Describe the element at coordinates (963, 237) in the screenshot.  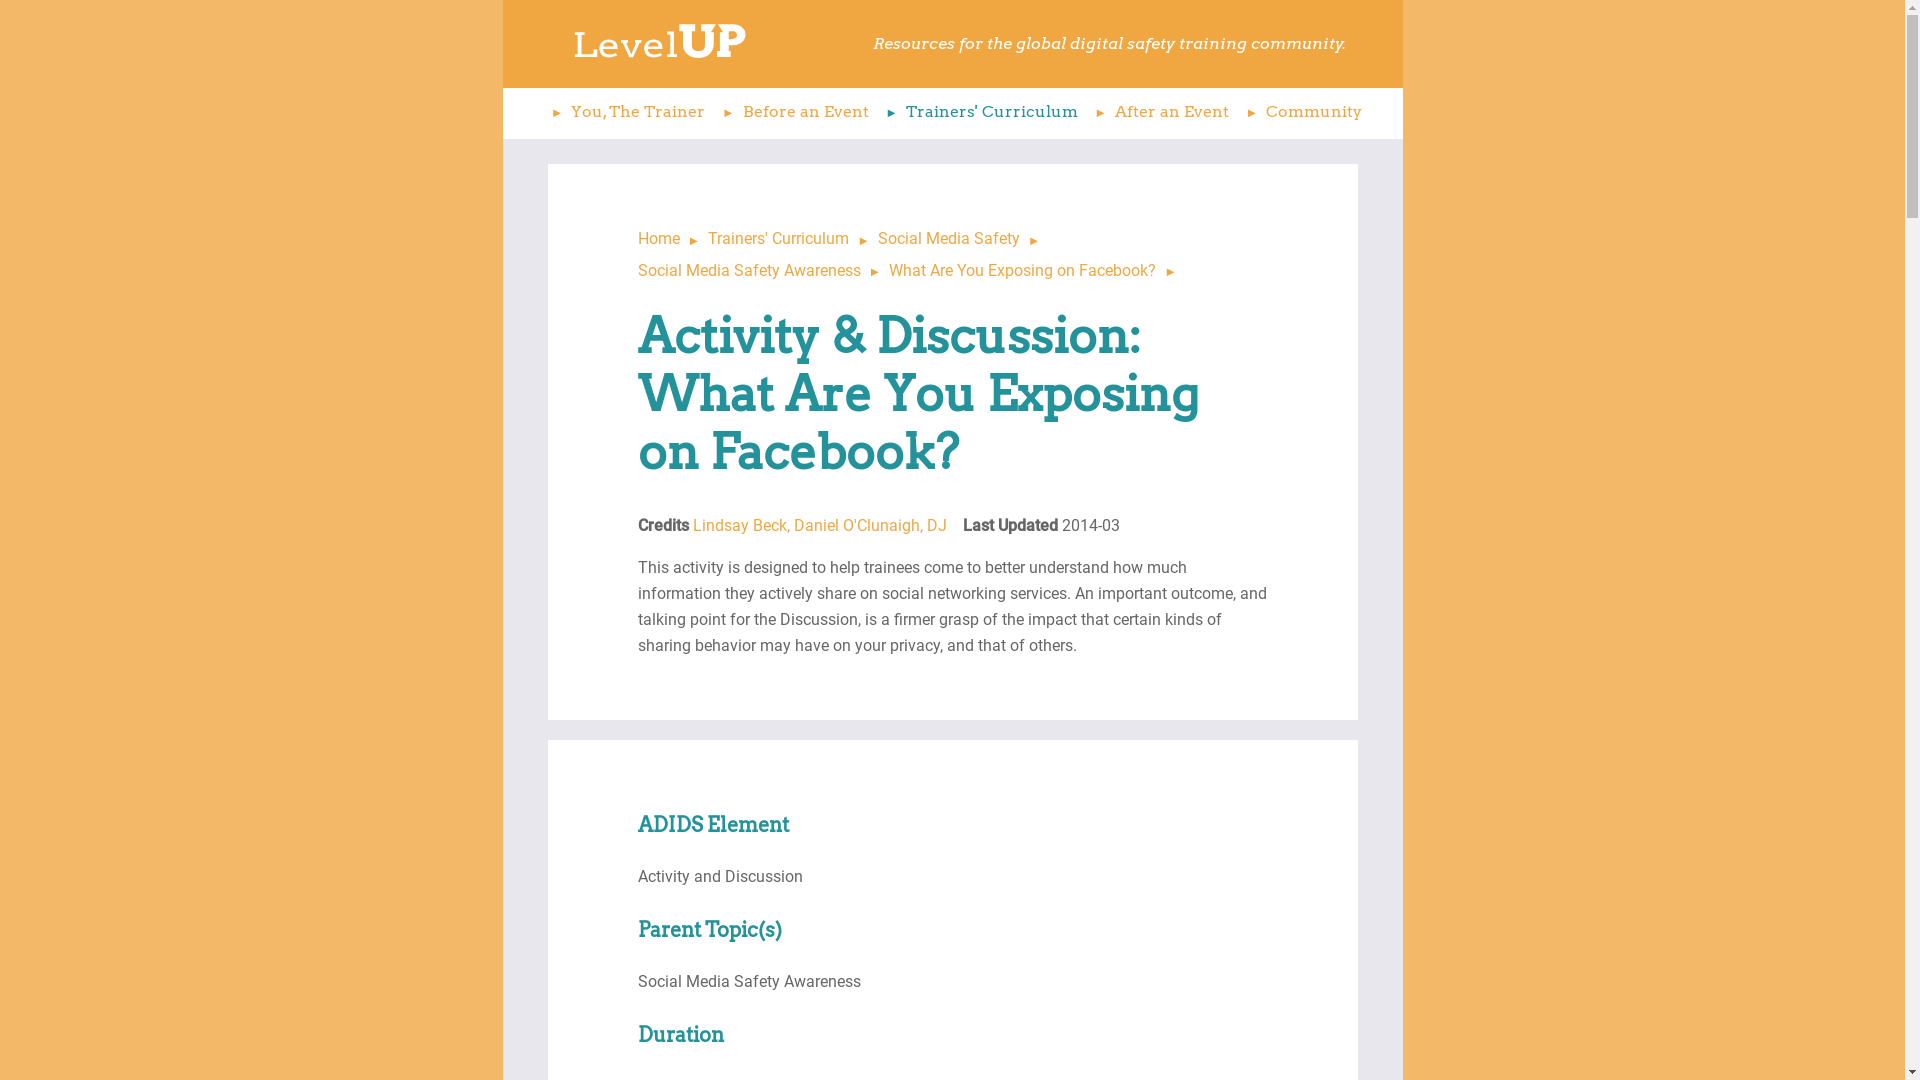
I see `'Social Media Safety'` at that location.